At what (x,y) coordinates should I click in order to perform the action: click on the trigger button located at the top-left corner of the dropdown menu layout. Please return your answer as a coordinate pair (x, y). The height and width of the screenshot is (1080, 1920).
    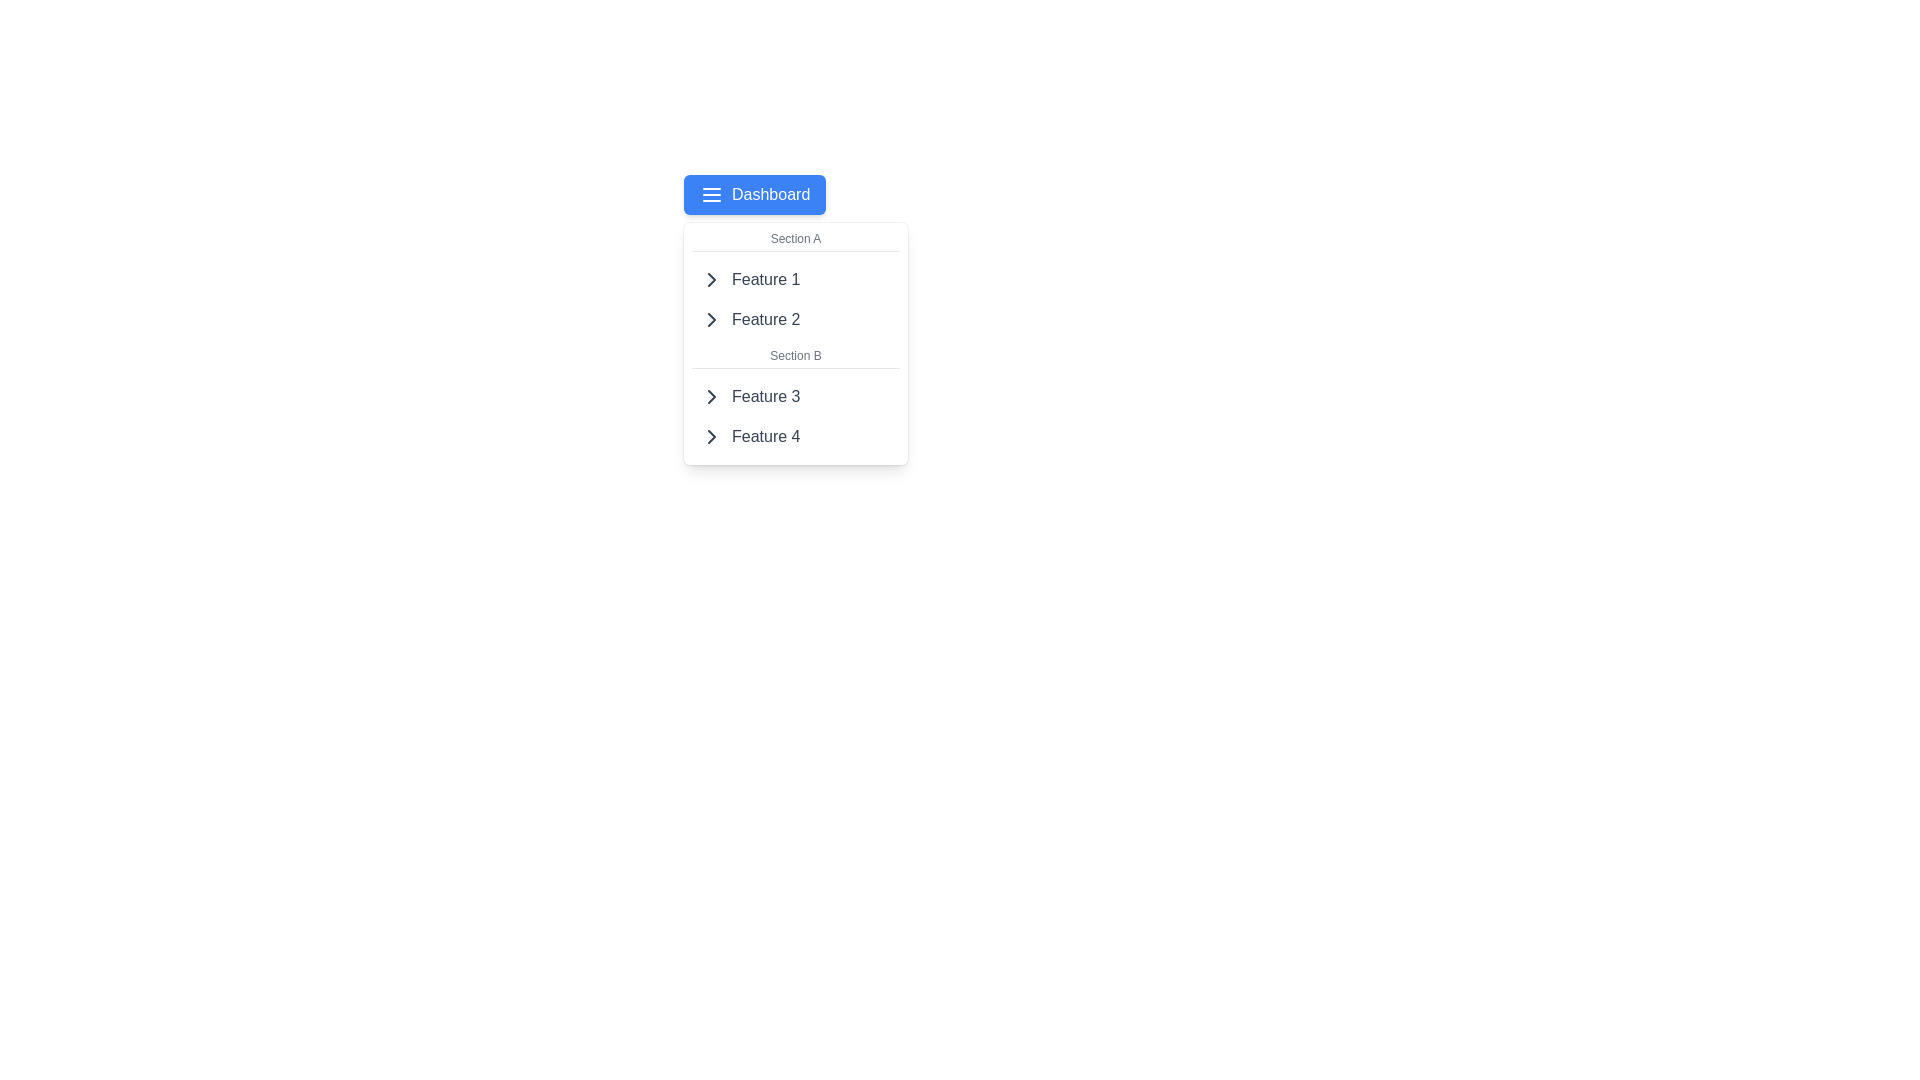
    Looking at the image, I should click on (754, 195).